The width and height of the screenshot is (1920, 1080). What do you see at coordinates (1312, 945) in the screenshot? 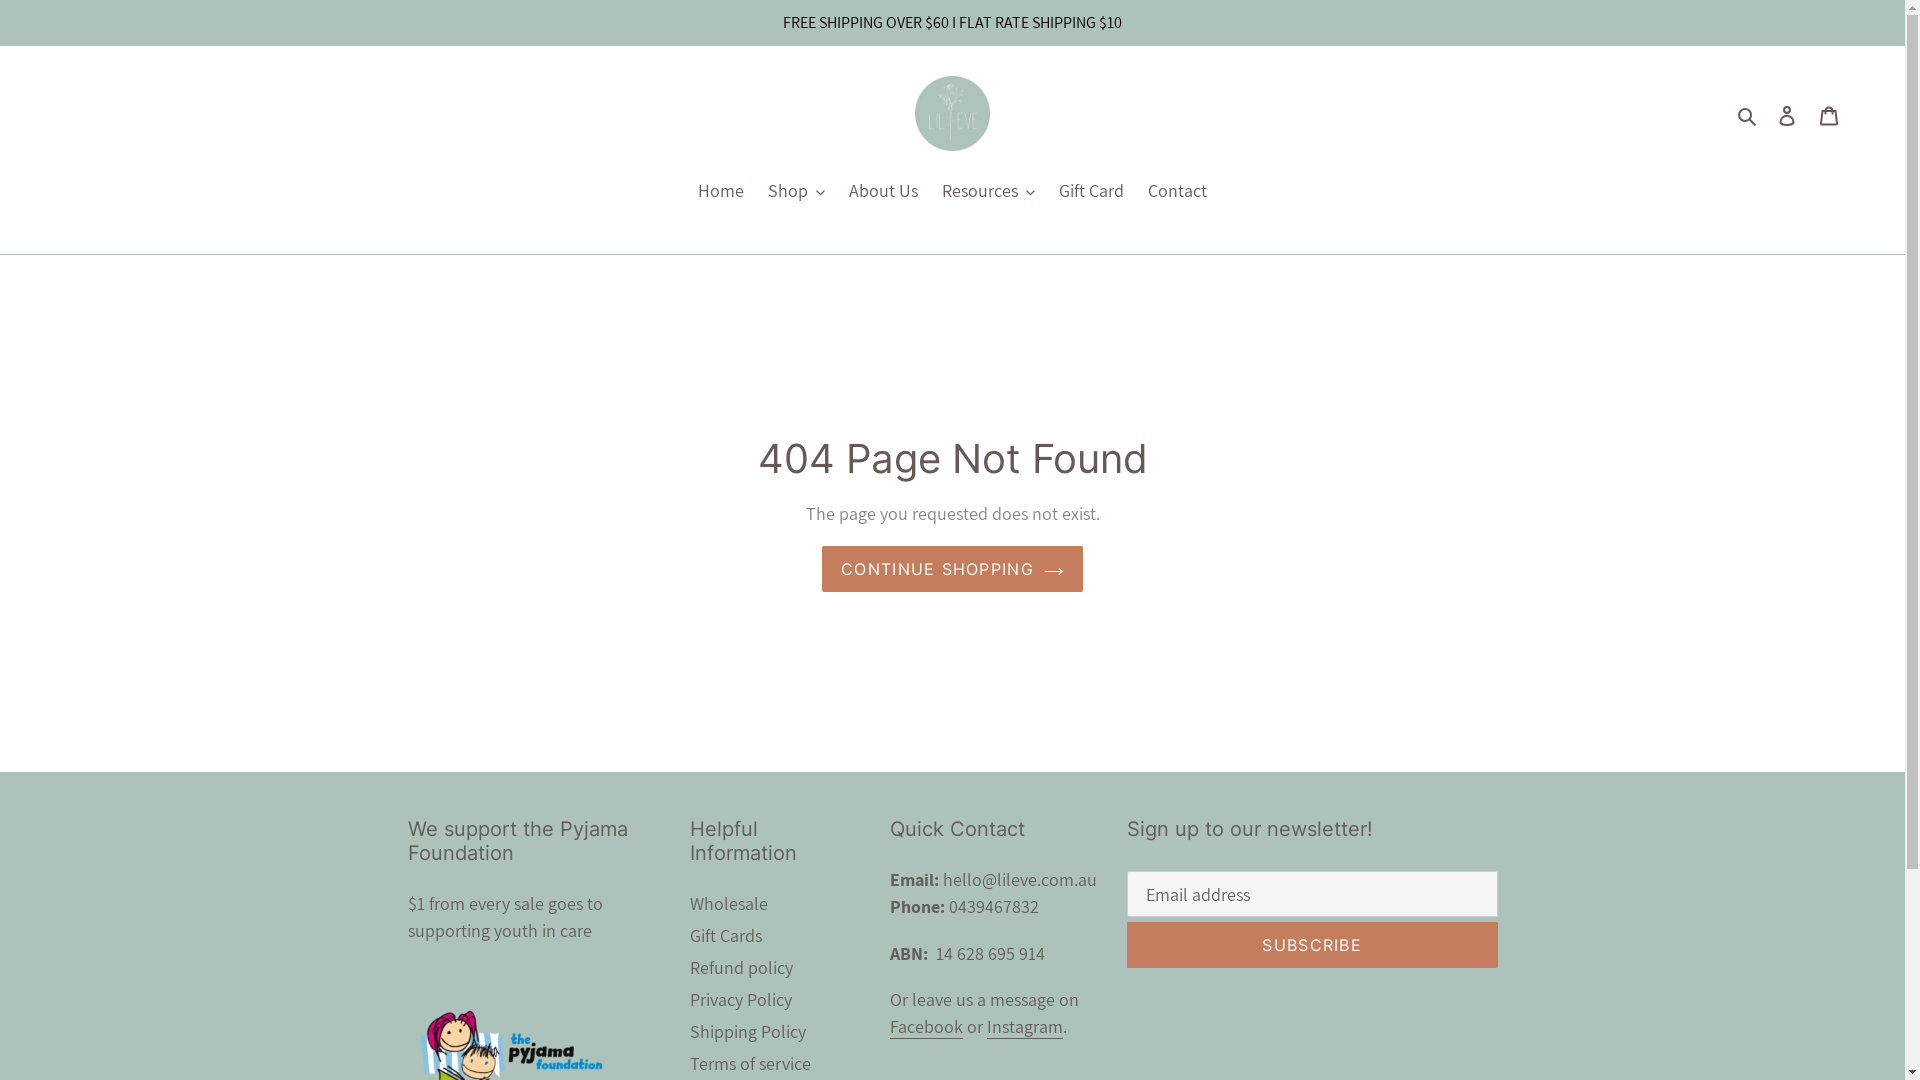
I see `'SUBSCRIBE'` at bounding box center [1312, 945].